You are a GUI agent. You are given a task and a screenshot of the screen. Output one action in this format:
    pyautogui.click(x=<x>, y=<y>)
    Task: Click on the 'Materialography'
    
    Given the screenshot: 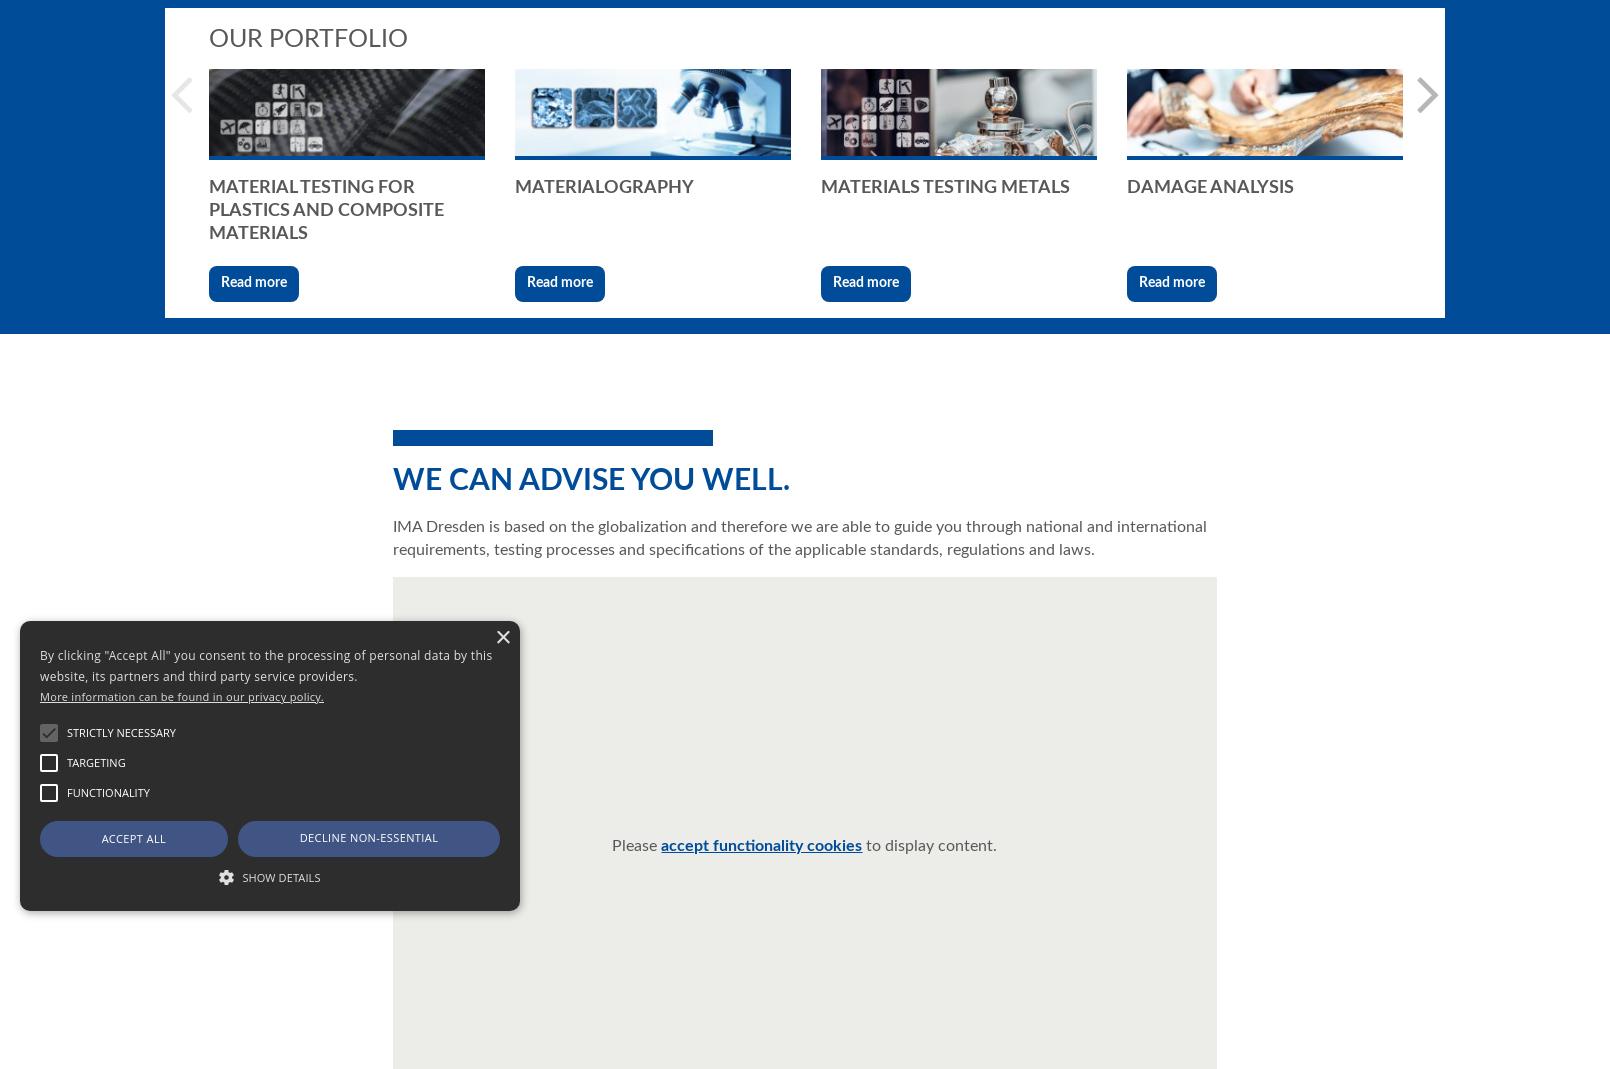 What is the action you would take?
    pyautogui.click(x=604, y=186)
    